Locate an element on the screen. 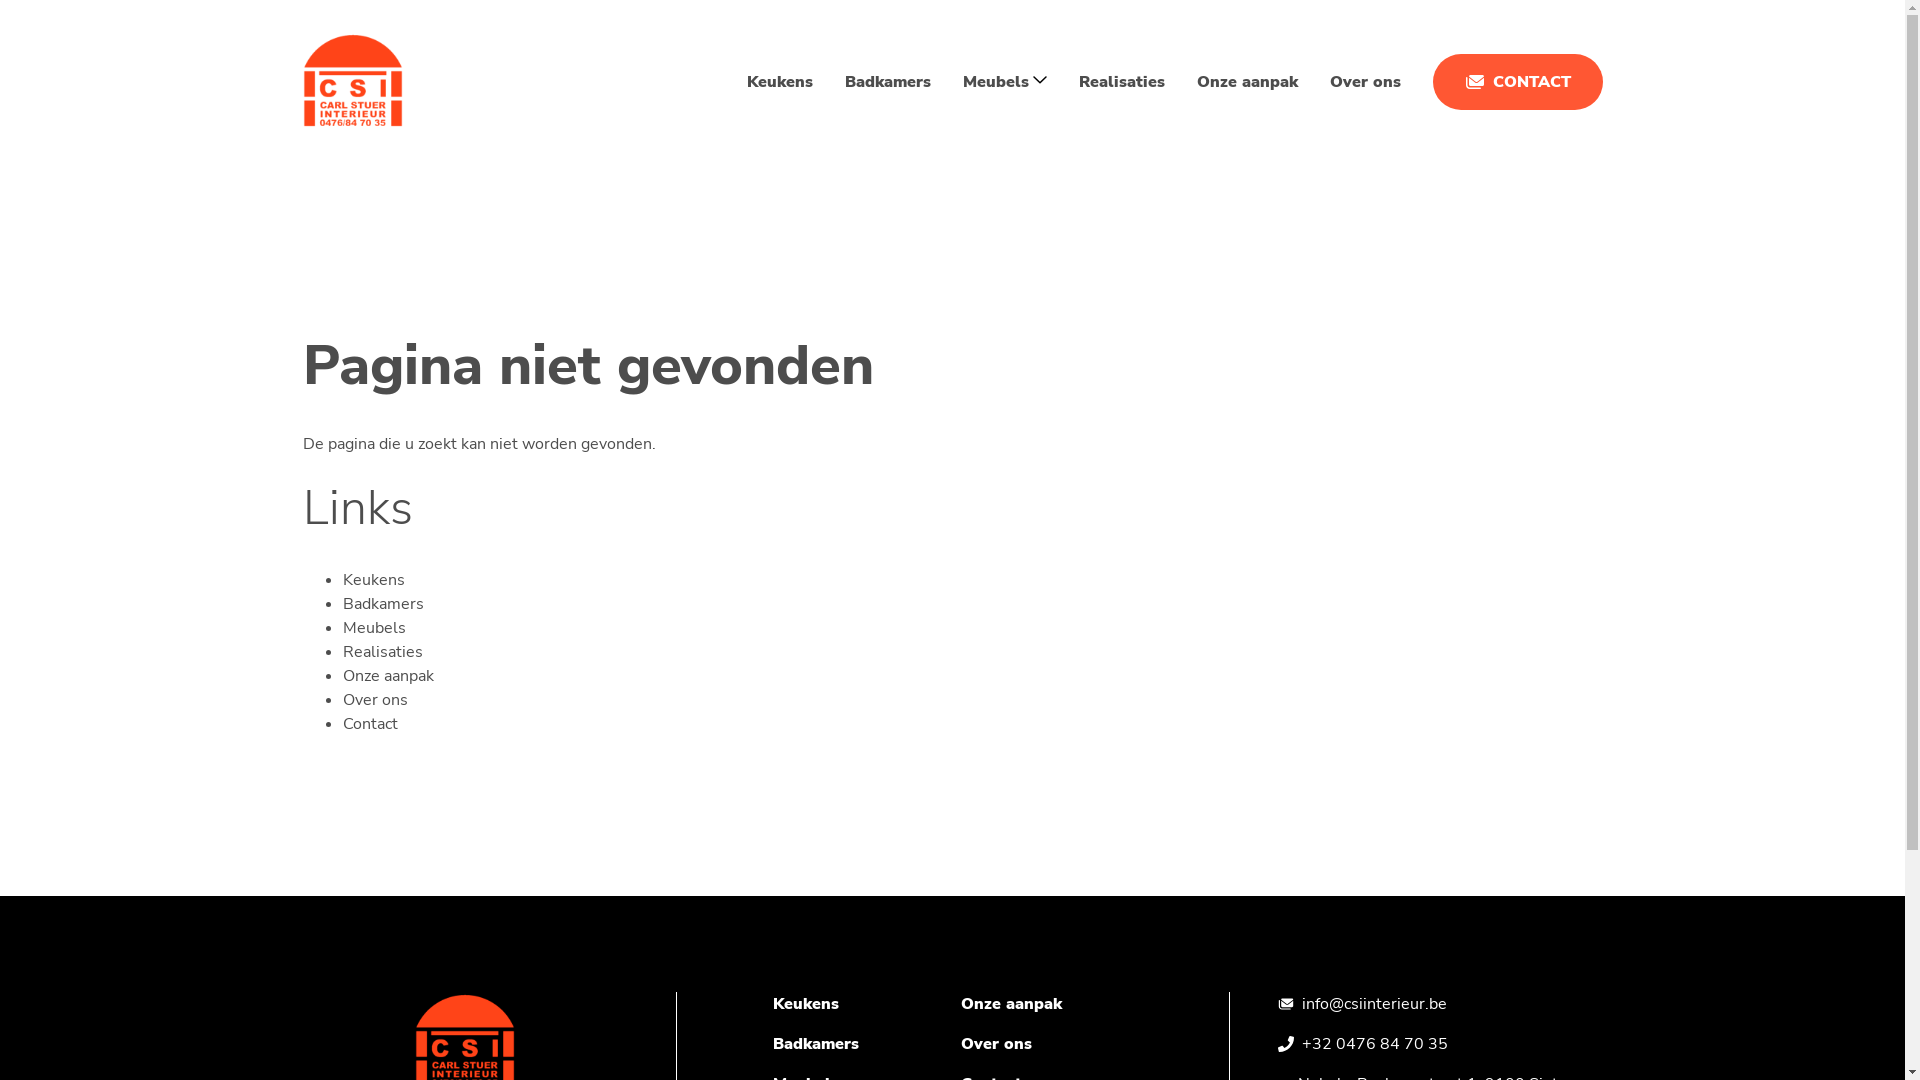 The image size is (1920, 1080). 'Badkamers' is located at coordinates (844, 80).